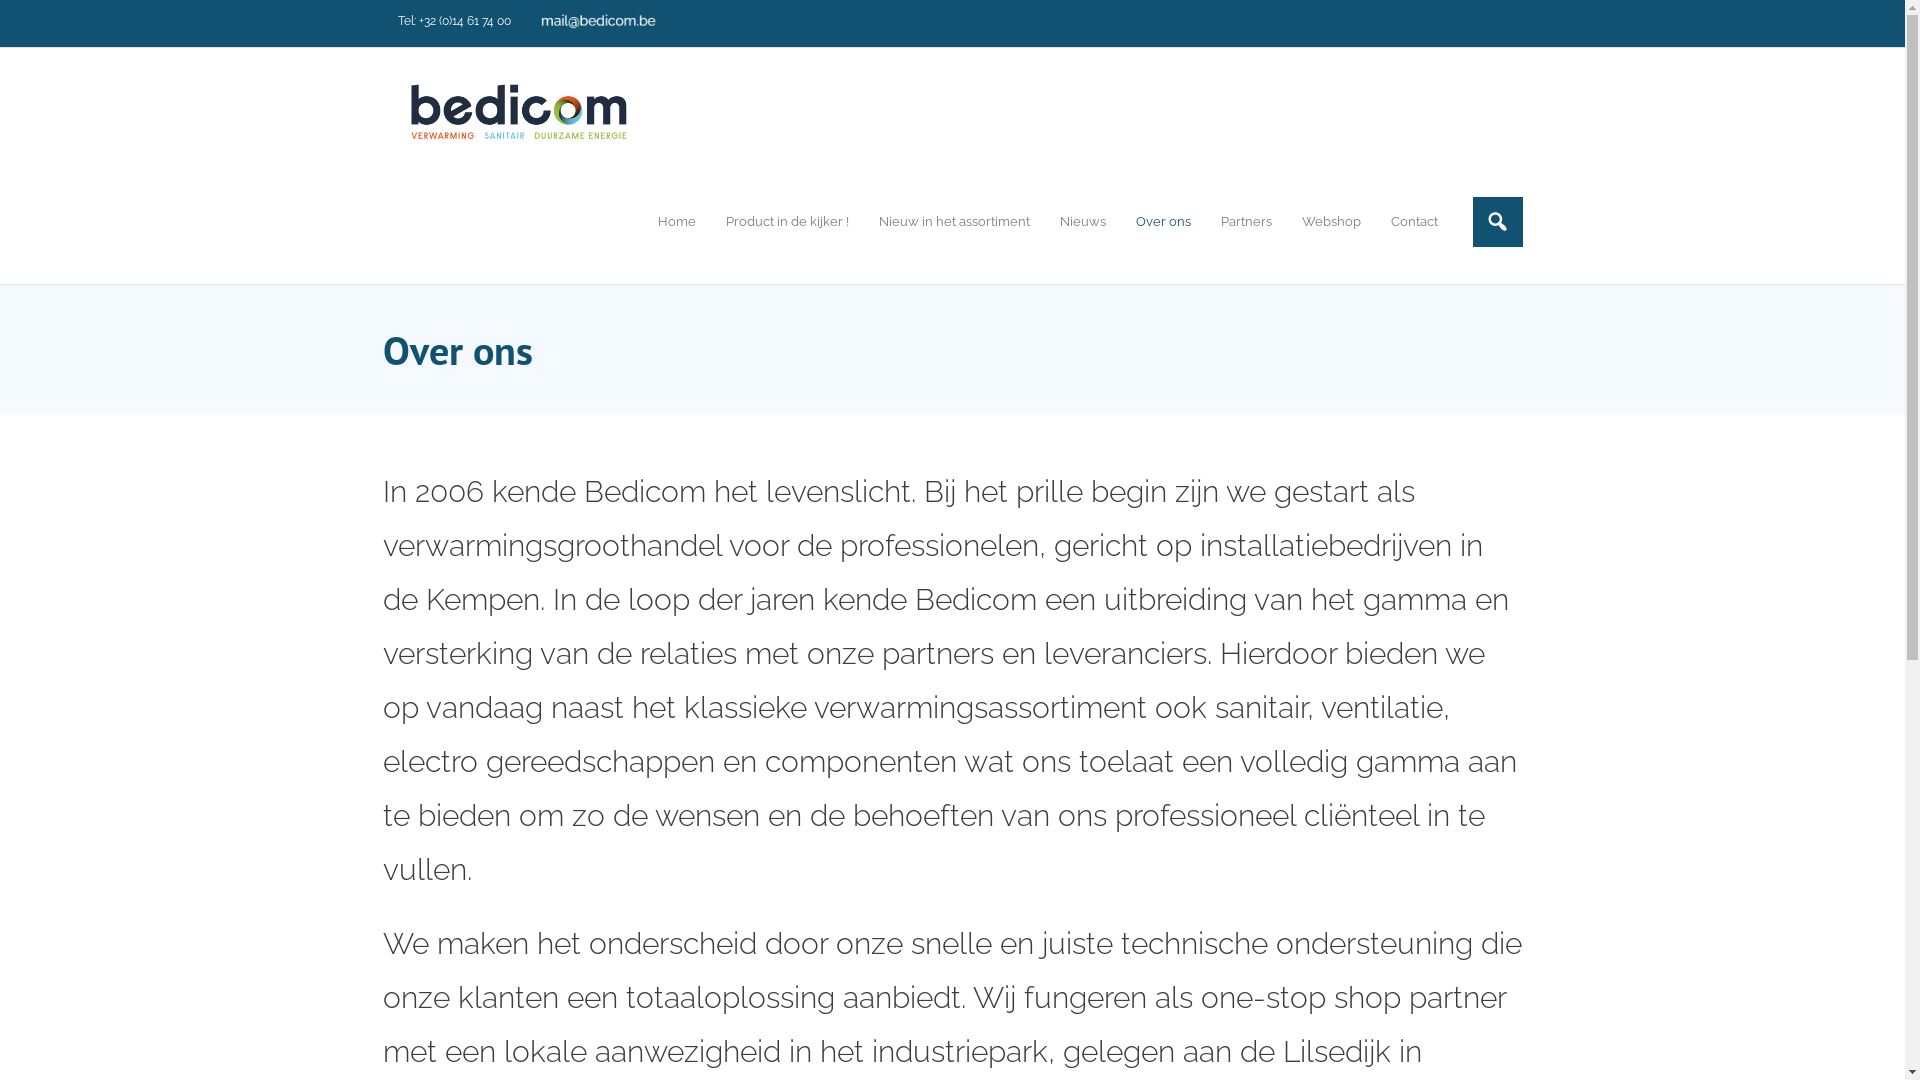 The image size is (1920, 1080). I want to click on 'Over ons', so click(1162, 221).